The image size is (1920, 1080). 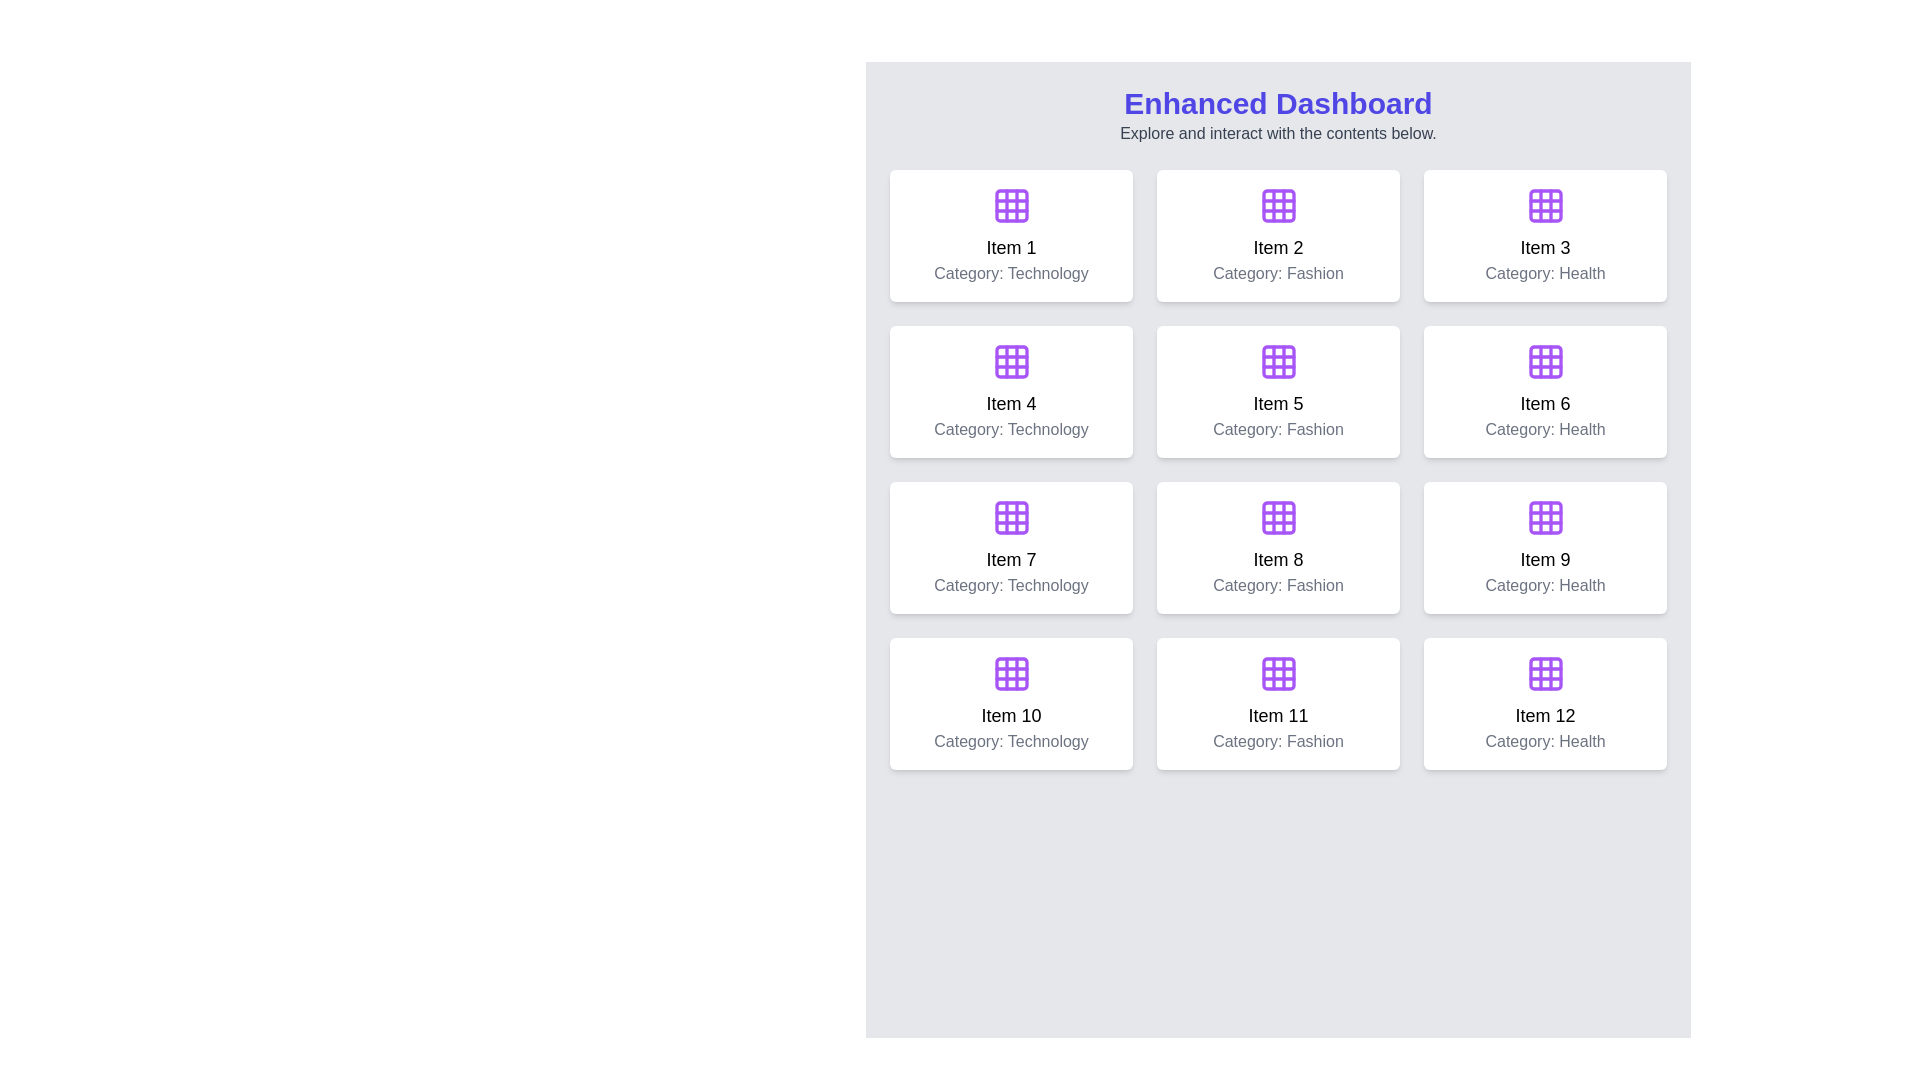 What do you see at coordinates (1544, 362) in the screenshot?
I see `the central grid cell component within the grid icon represented by 'Item 6' to trigger its action` at bounding box center [1544, 362].